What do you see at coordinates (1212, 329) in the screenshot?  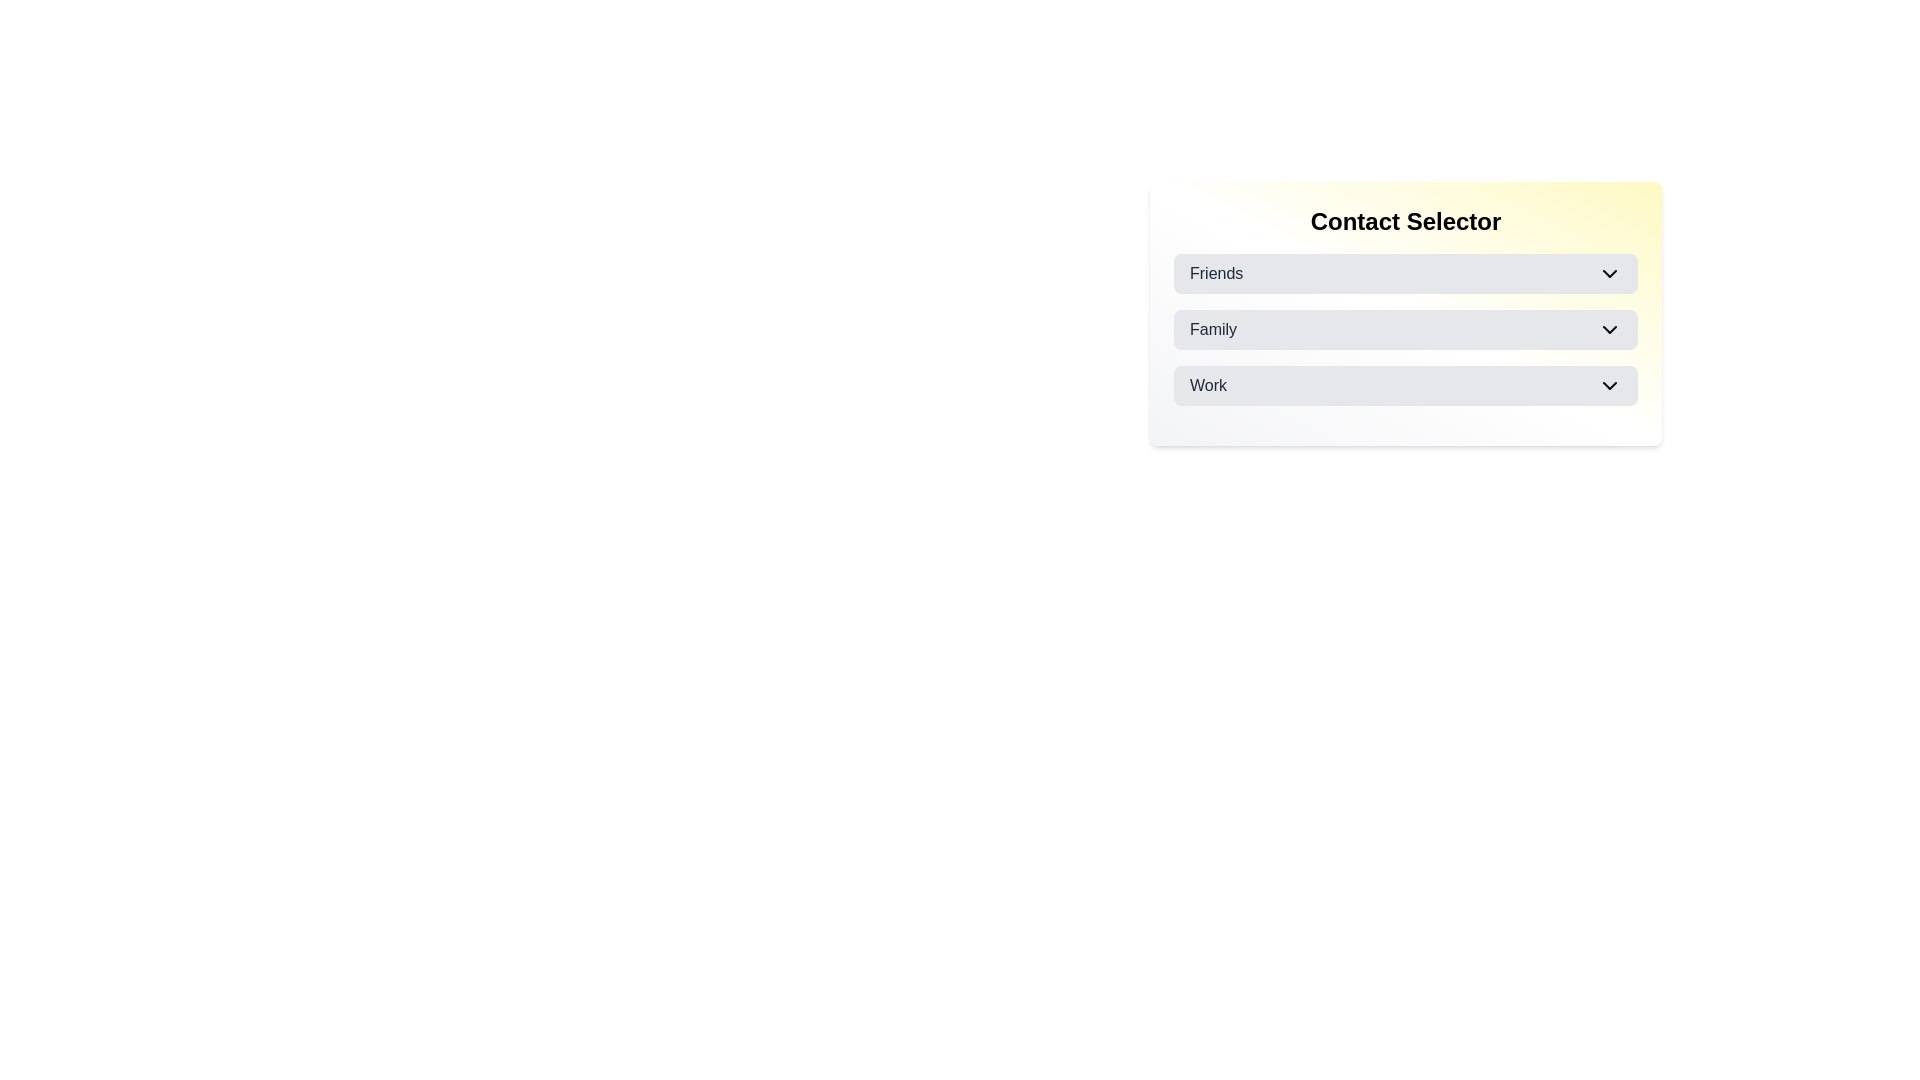 I see `the text label displaying the word 'Family' in medium-weight, gray-colored font located in the second item slot of a vertical list in a dropdown interface` at bounding box center [1212, 329].